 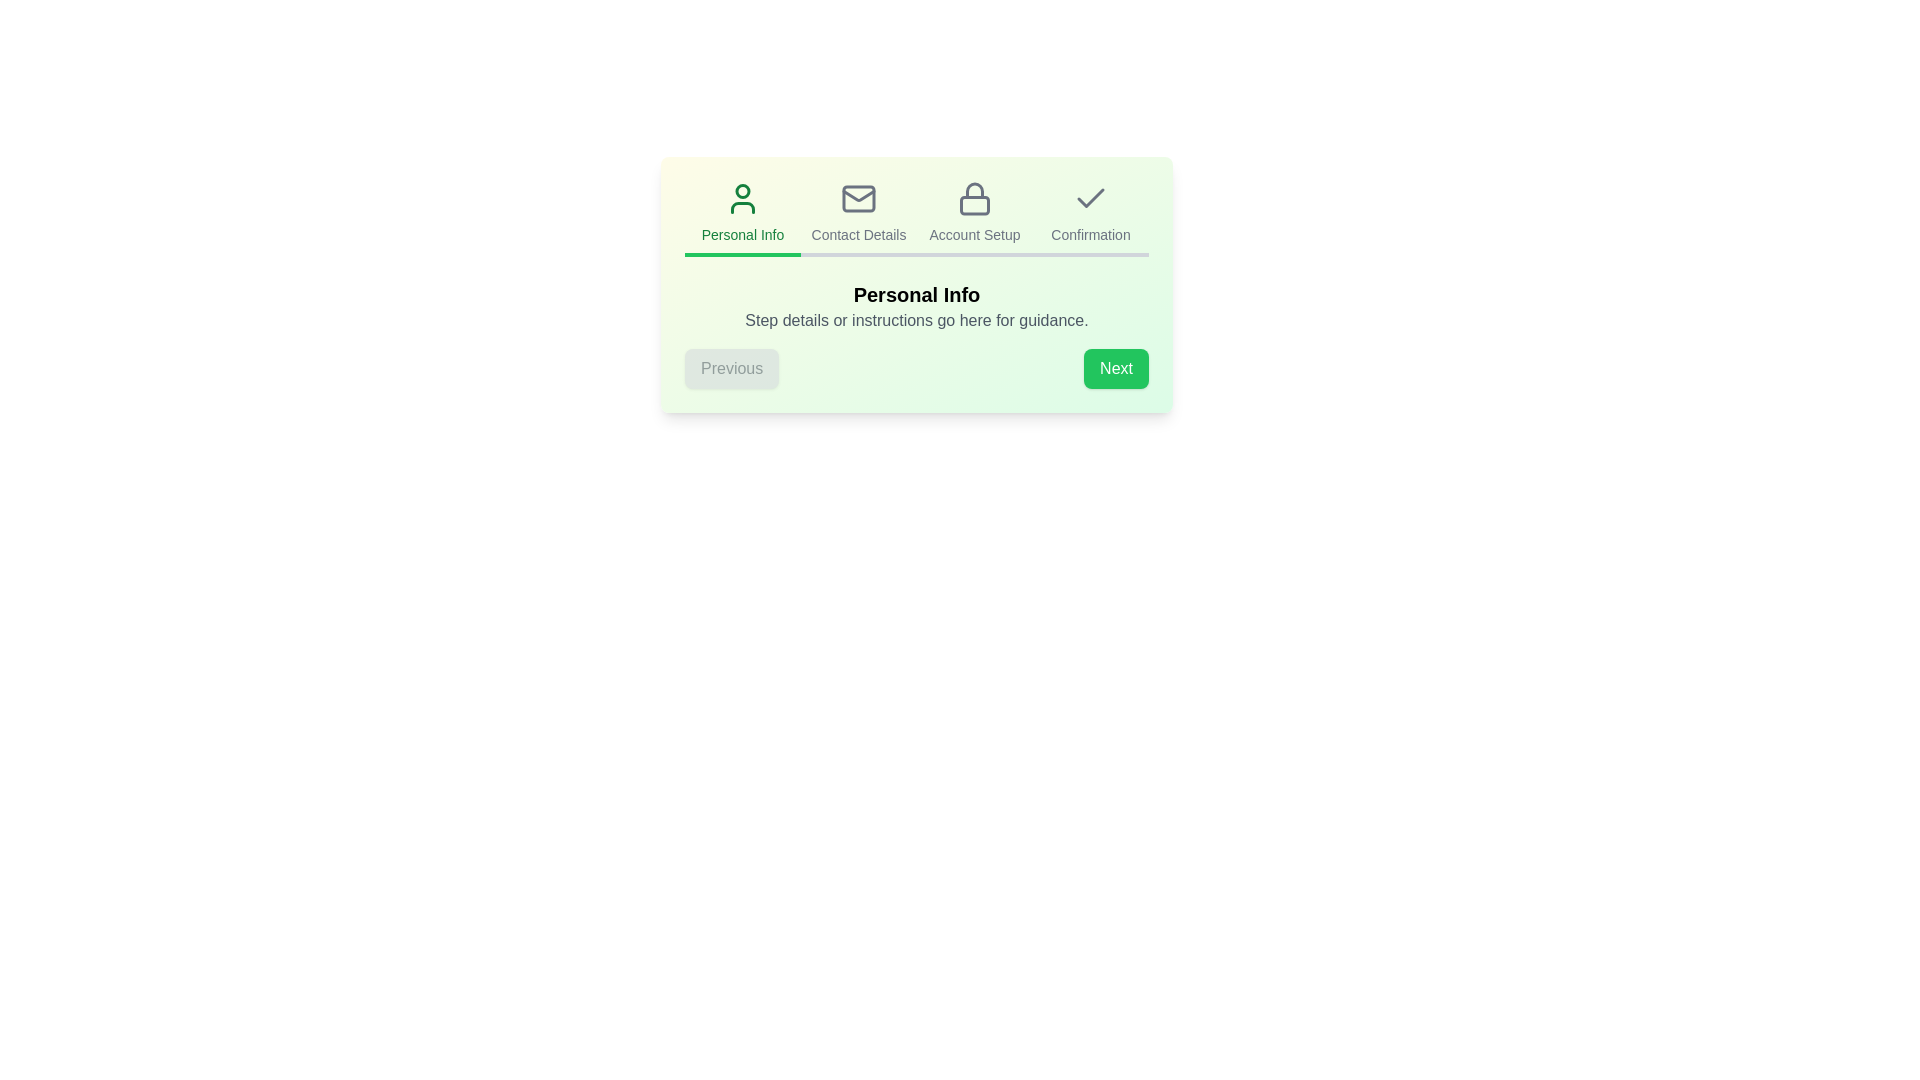 I want to click on the step icon or title corresponding to Personal Info, so click(x=742, y=219).